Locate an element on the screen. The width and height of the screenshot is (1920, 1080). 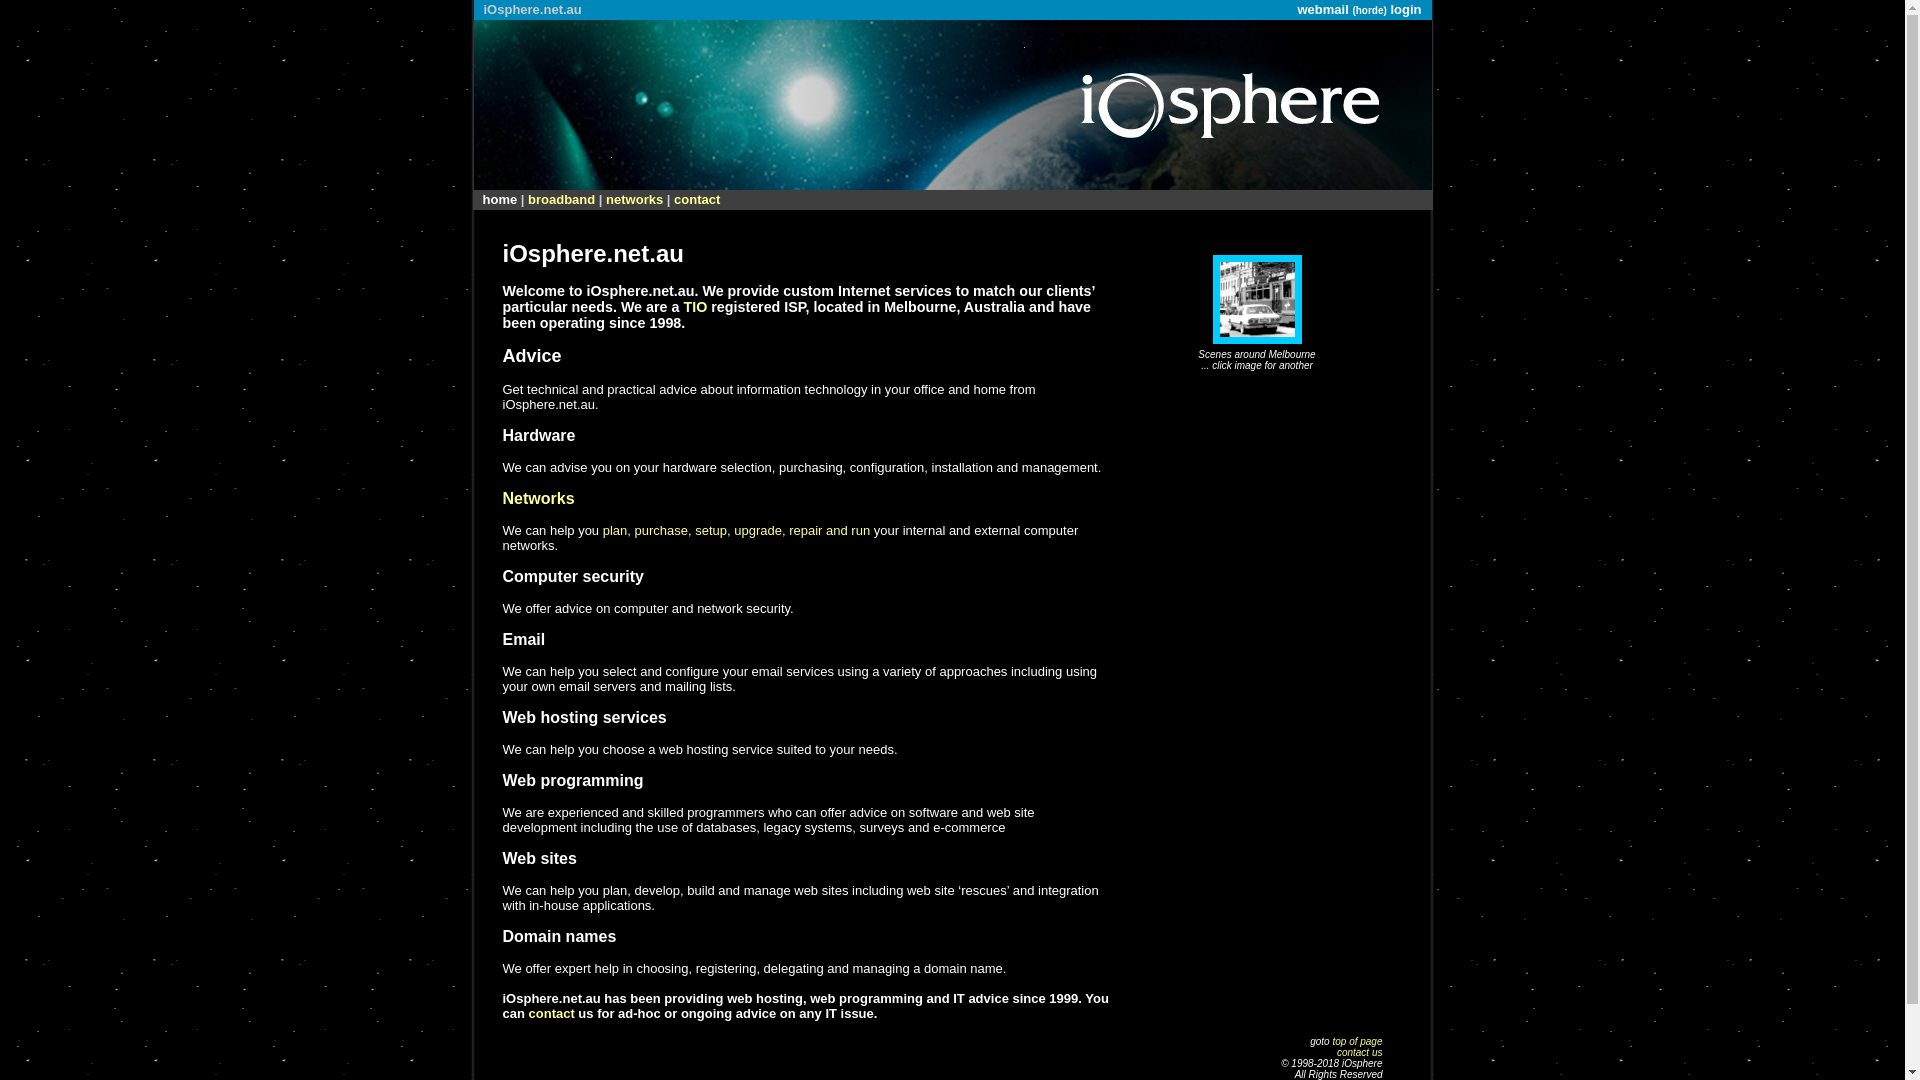
'contact' is located at coordinates (552, 1013).